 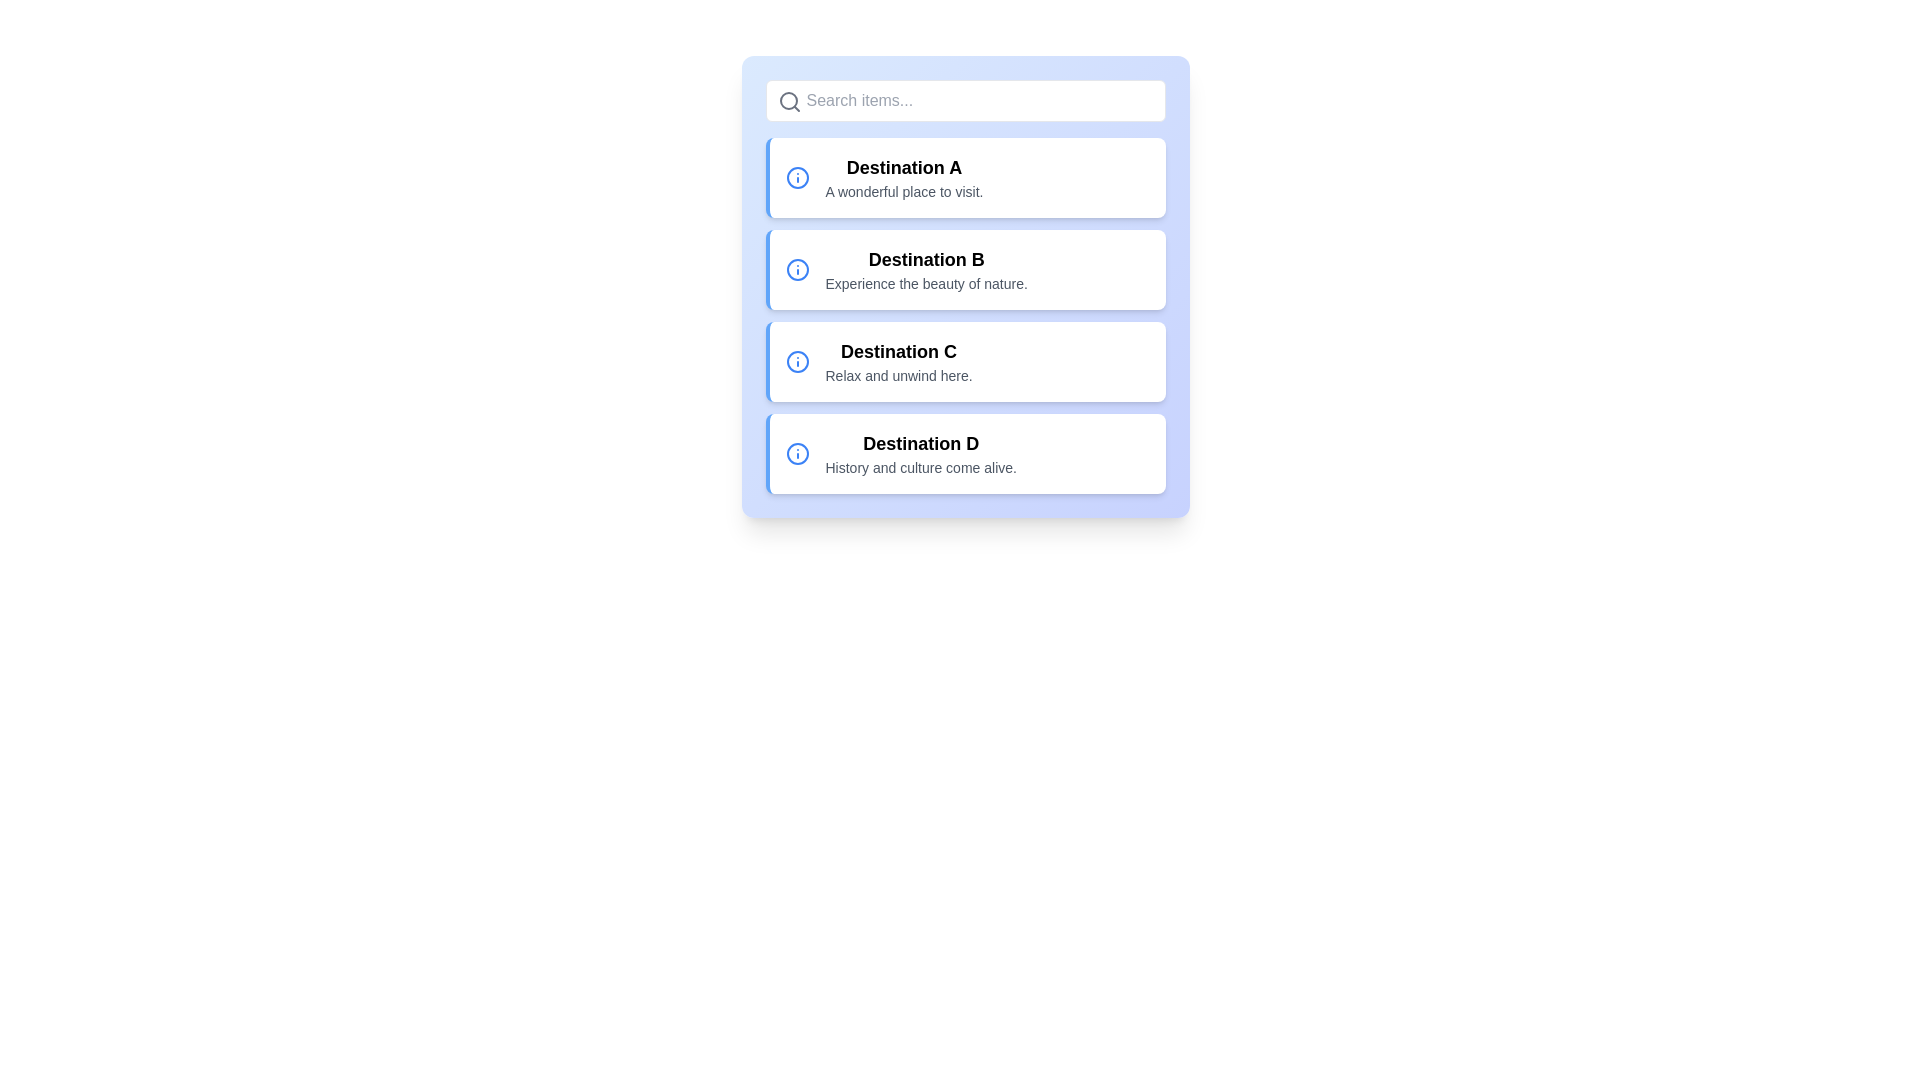 I want to click on the text label that provides descriptive information about 'Destination D', located directly below the heading 'Destination D' in the lower portion of the vertical list of destination entries, so click(x=920, y=467).